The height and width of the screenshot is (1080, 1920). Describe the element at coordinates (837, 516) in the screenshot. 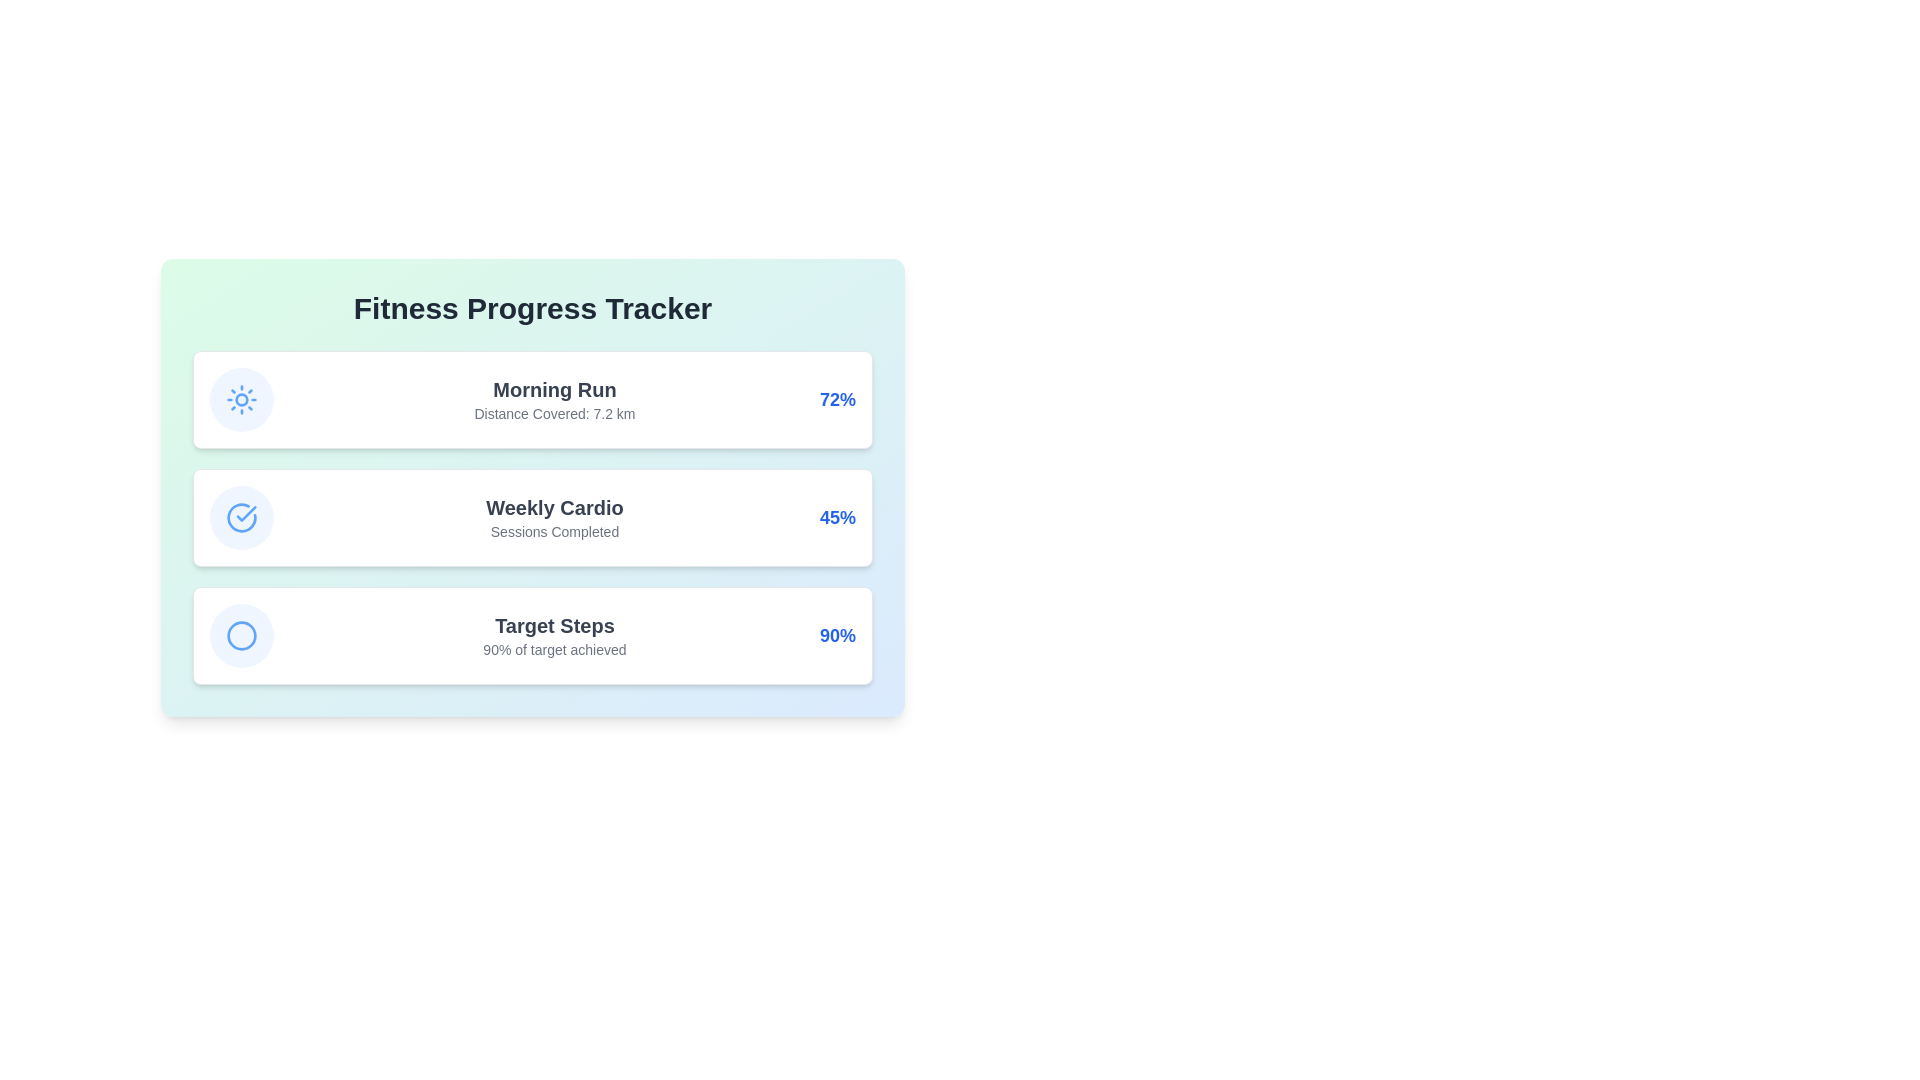

I see `the static text displaying the completion percentage for the 'Weekly Cardio' sessions, located on the rightmost side inside the 'Weekly Cardio' section adjacent to 'Sessions Completed'` at that location.